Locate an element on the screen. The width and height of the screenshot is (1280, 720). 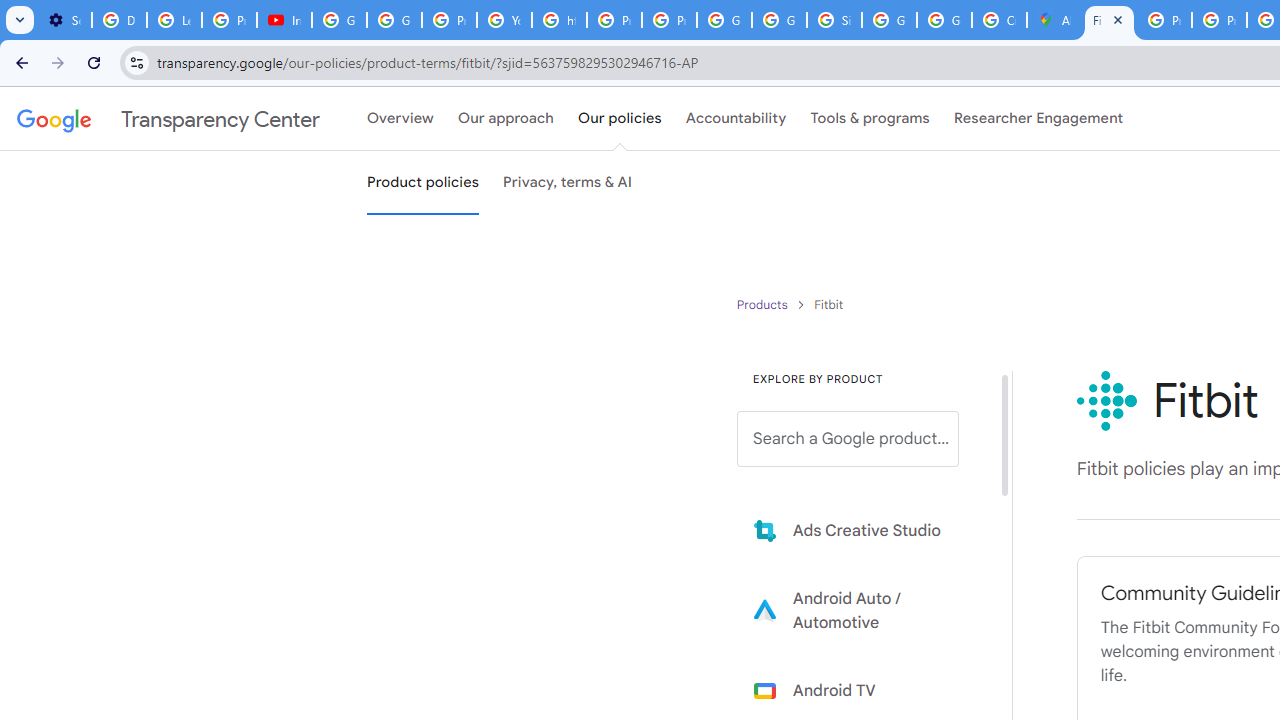
'Accountability' is located at coordinates (735, 119).